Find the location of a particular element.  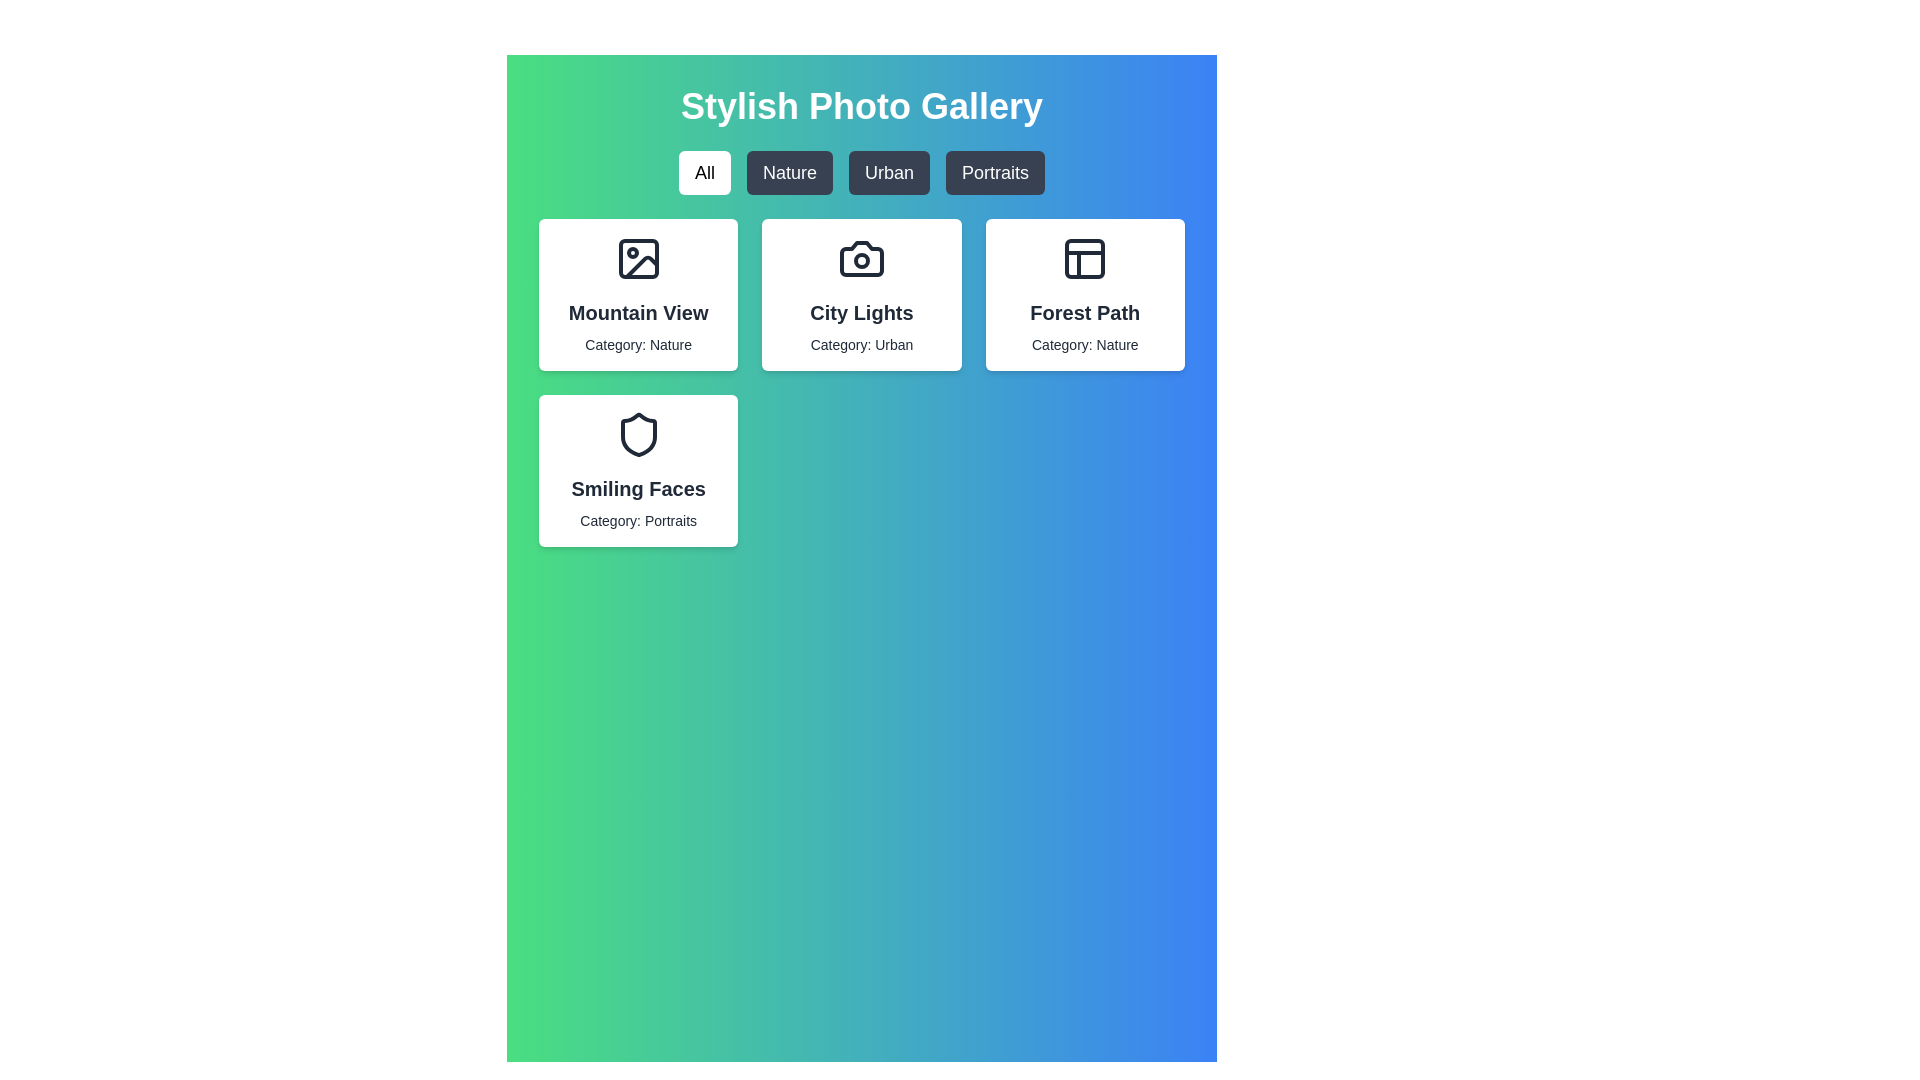

the first card component in the grid layout that features a white background, rounded corners, and the title 'Mountain View' is located at coordinates (637, 294).